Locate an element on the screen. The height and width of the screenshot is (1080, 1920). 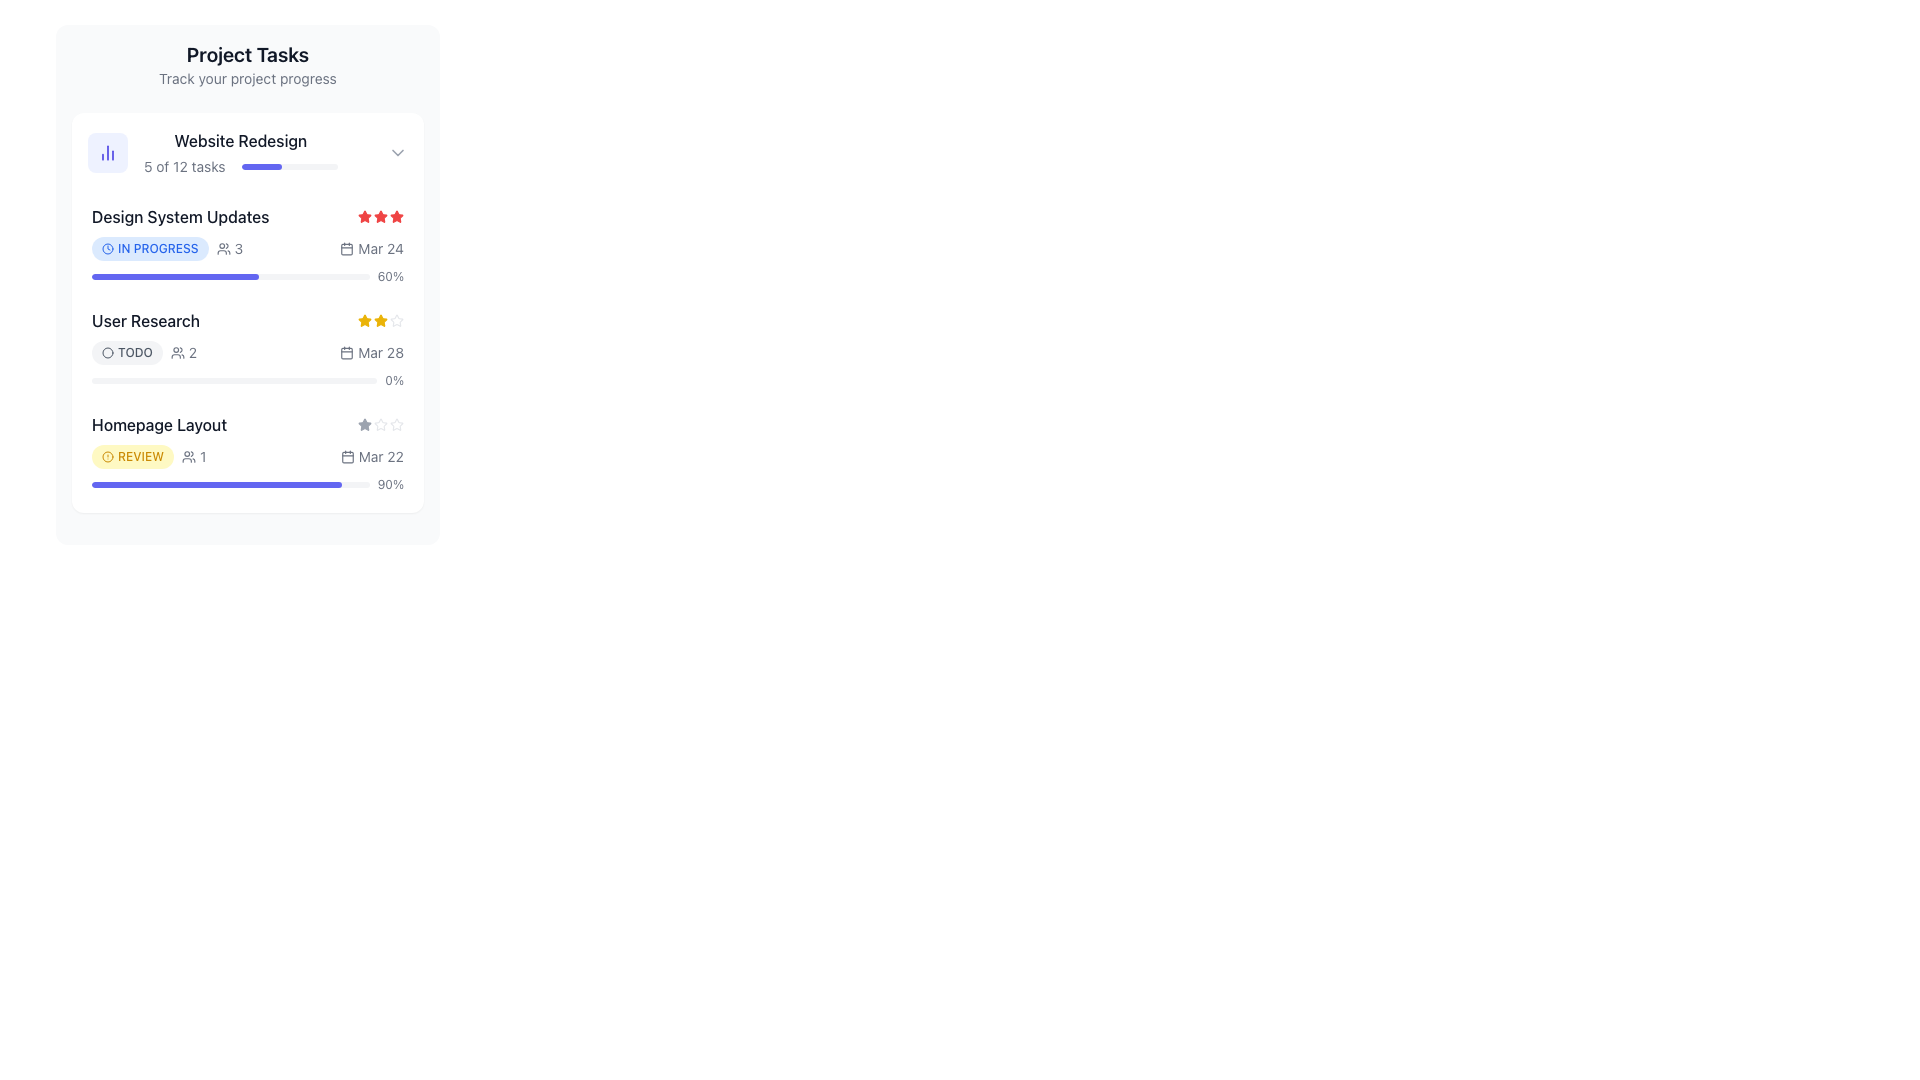
the third bold red star icon in the rating section of the 'Design System Updates' task in the project overview panel is located at coordinates (380, 216).